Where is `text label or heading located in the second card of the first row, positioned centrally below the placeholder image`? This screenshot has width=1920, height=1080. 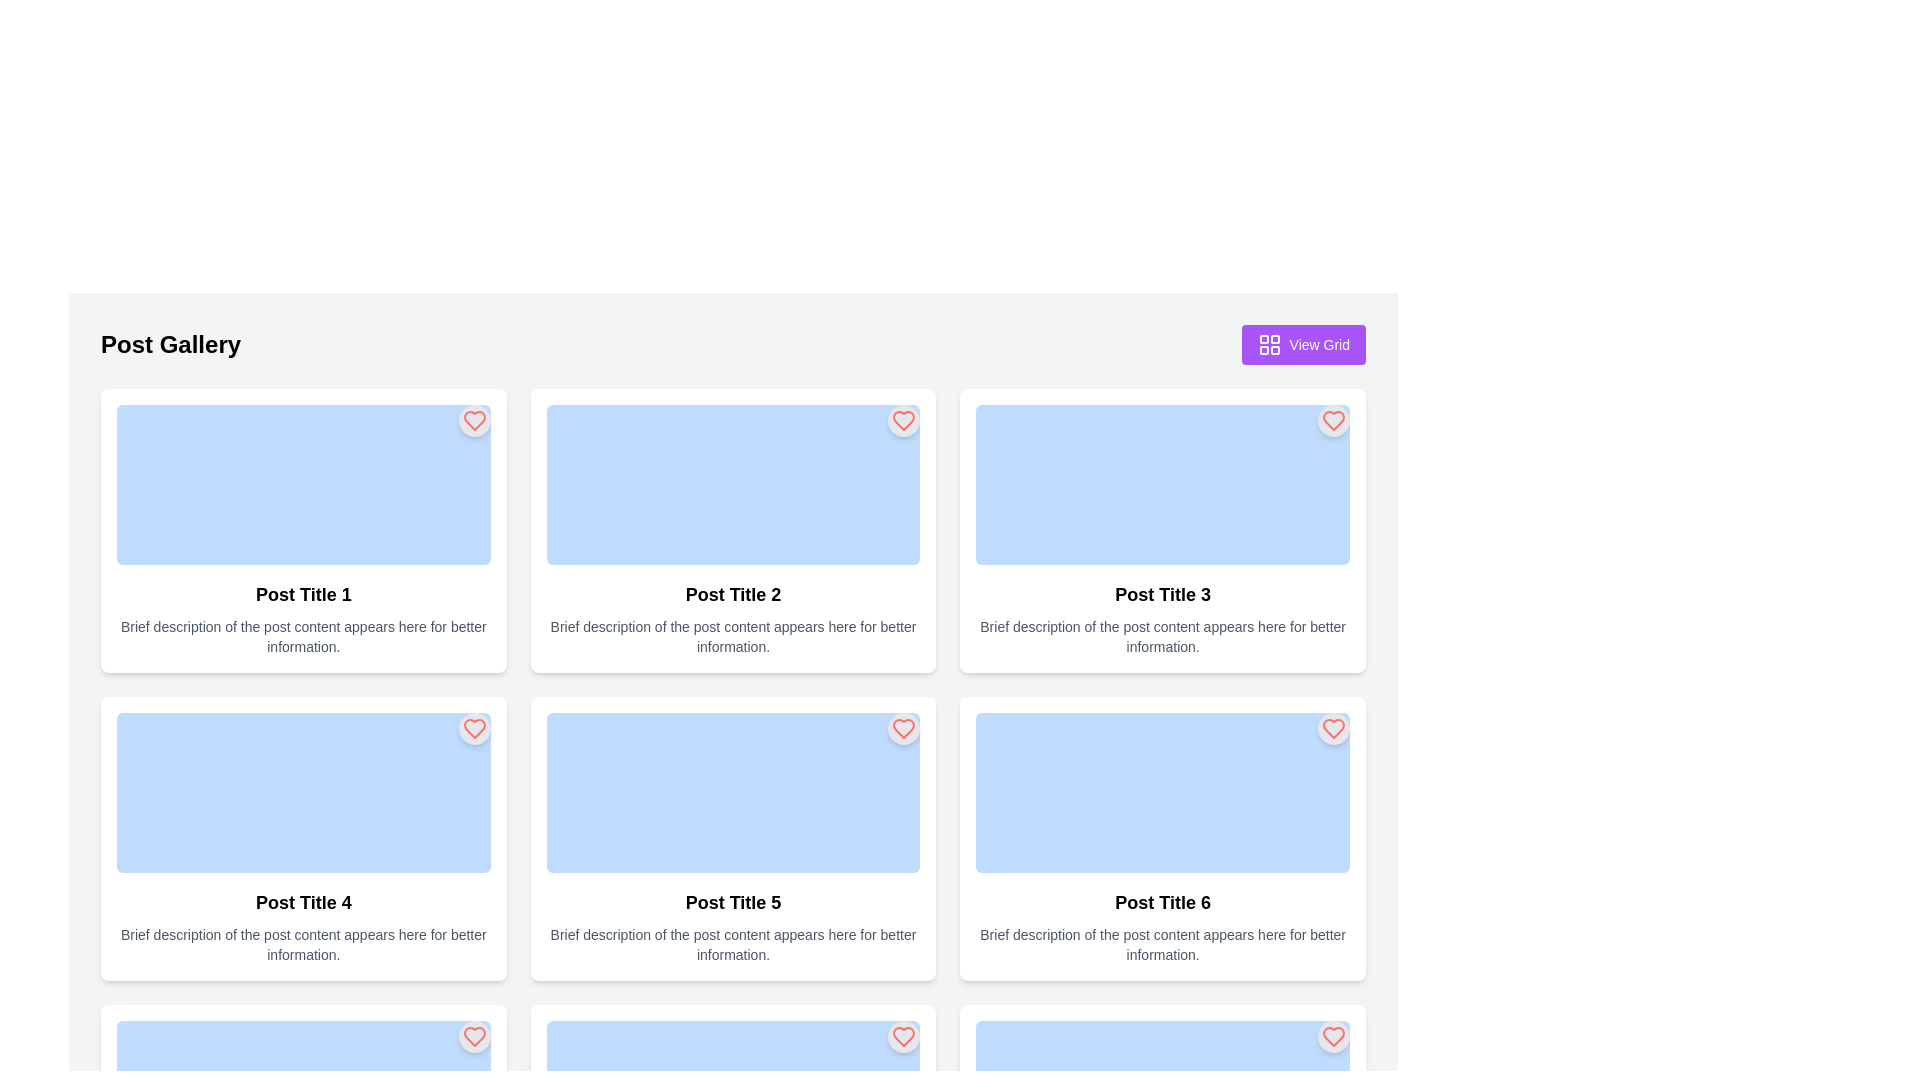 text label or heading located in the second card of the first row, positioned centrally below the placeholder image is located at coordinates (732, 593).